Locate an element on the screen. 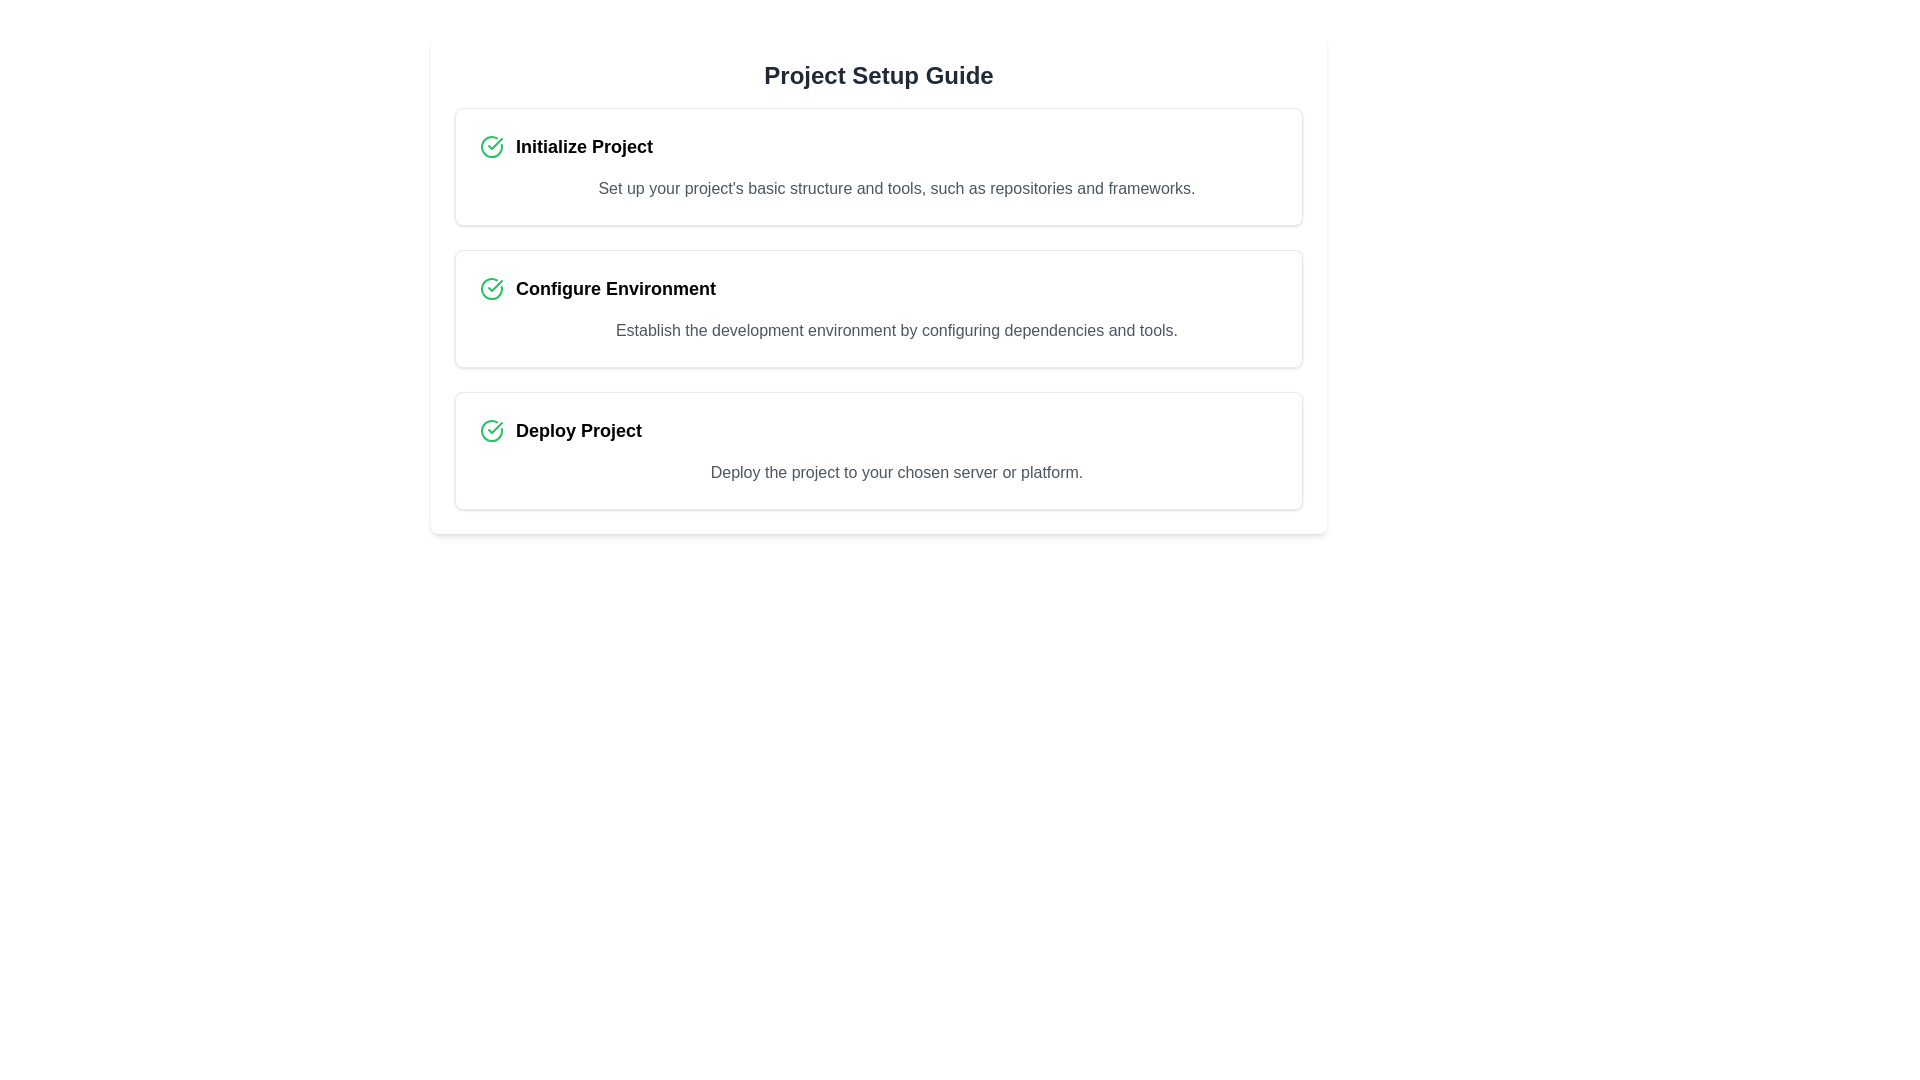  the static text label 'Configure Environment' which is styled with a bold, larger font and is horizontally aligned with a green check icon on its left is located at coordinates (614, 289).